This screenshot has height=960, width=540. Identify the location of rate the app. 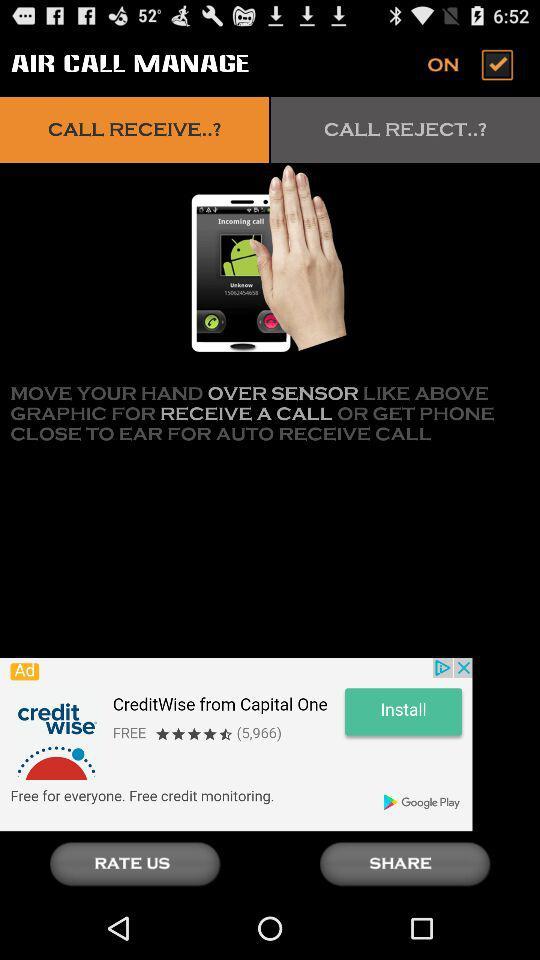
(135, 863).